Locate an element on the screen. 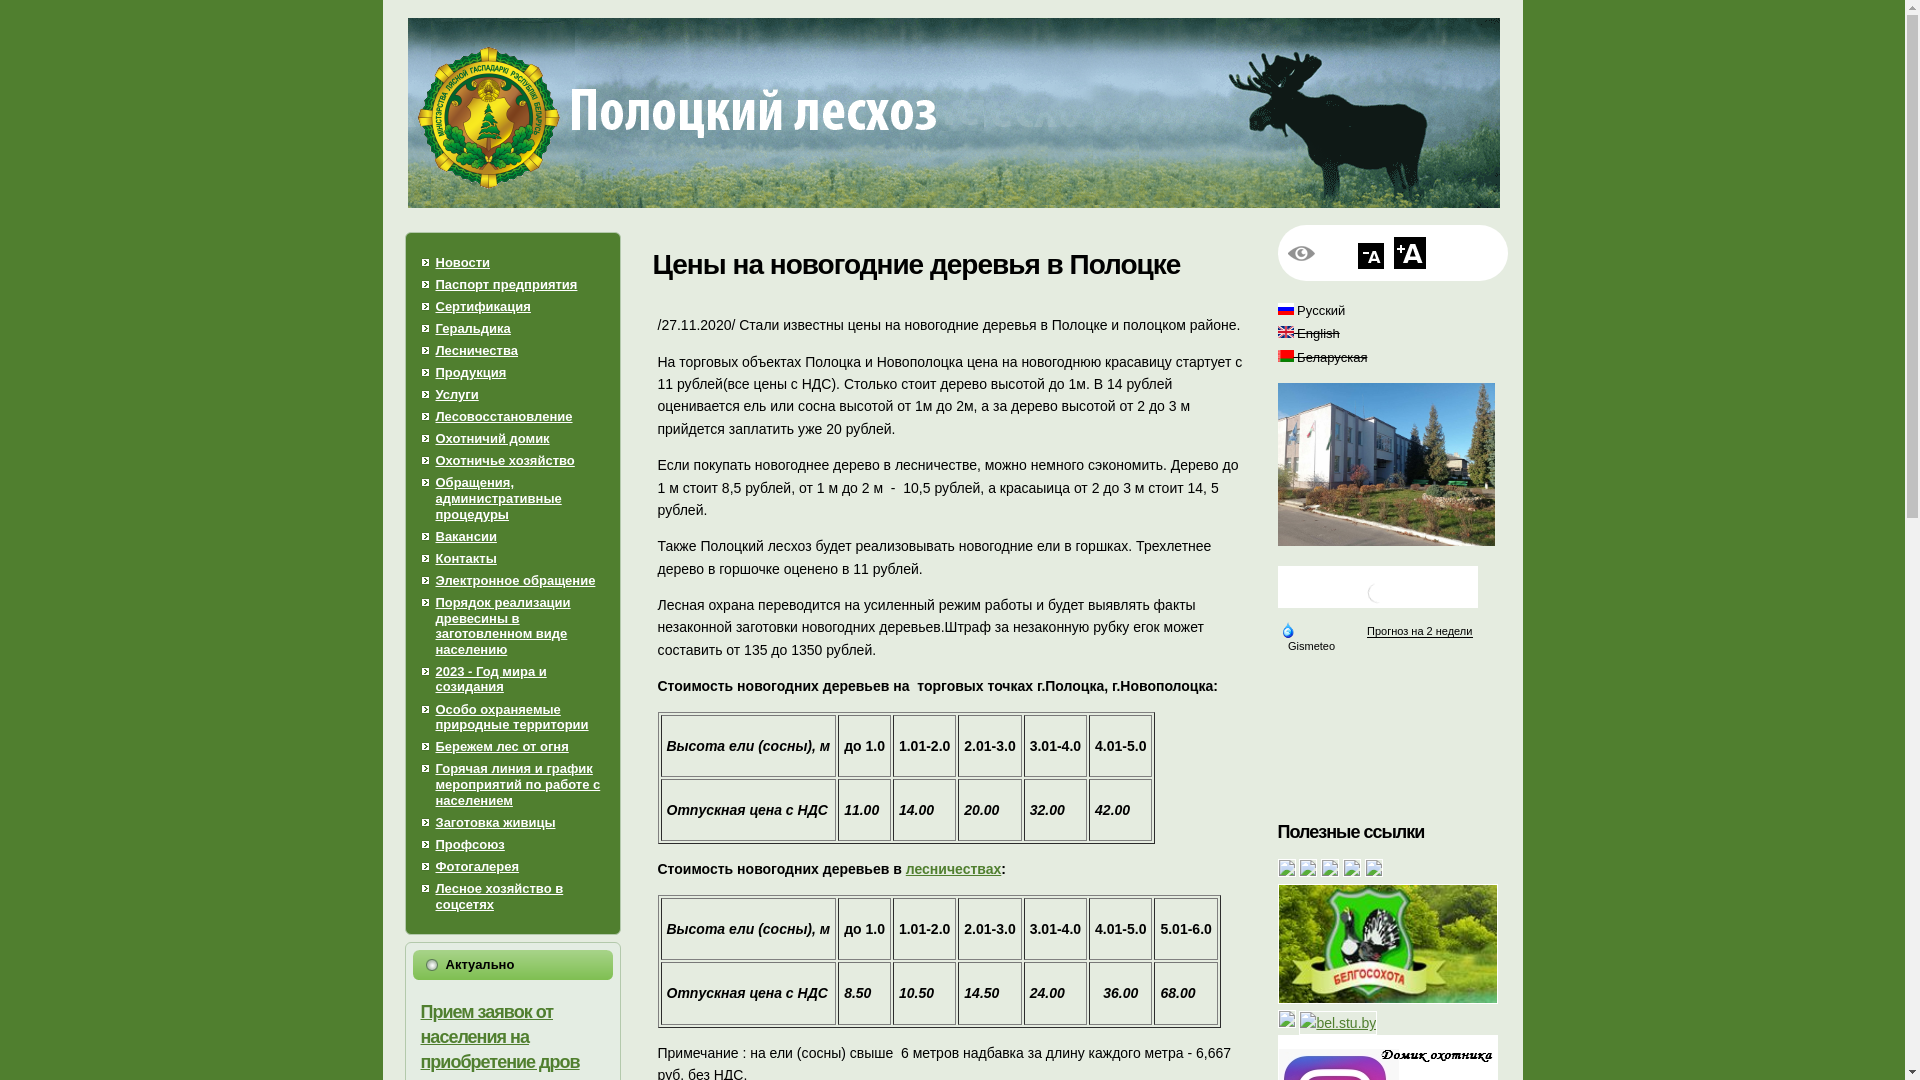 This screenshot has width=1920, height=1080. 'English' is located at coordinates (1286, 330).